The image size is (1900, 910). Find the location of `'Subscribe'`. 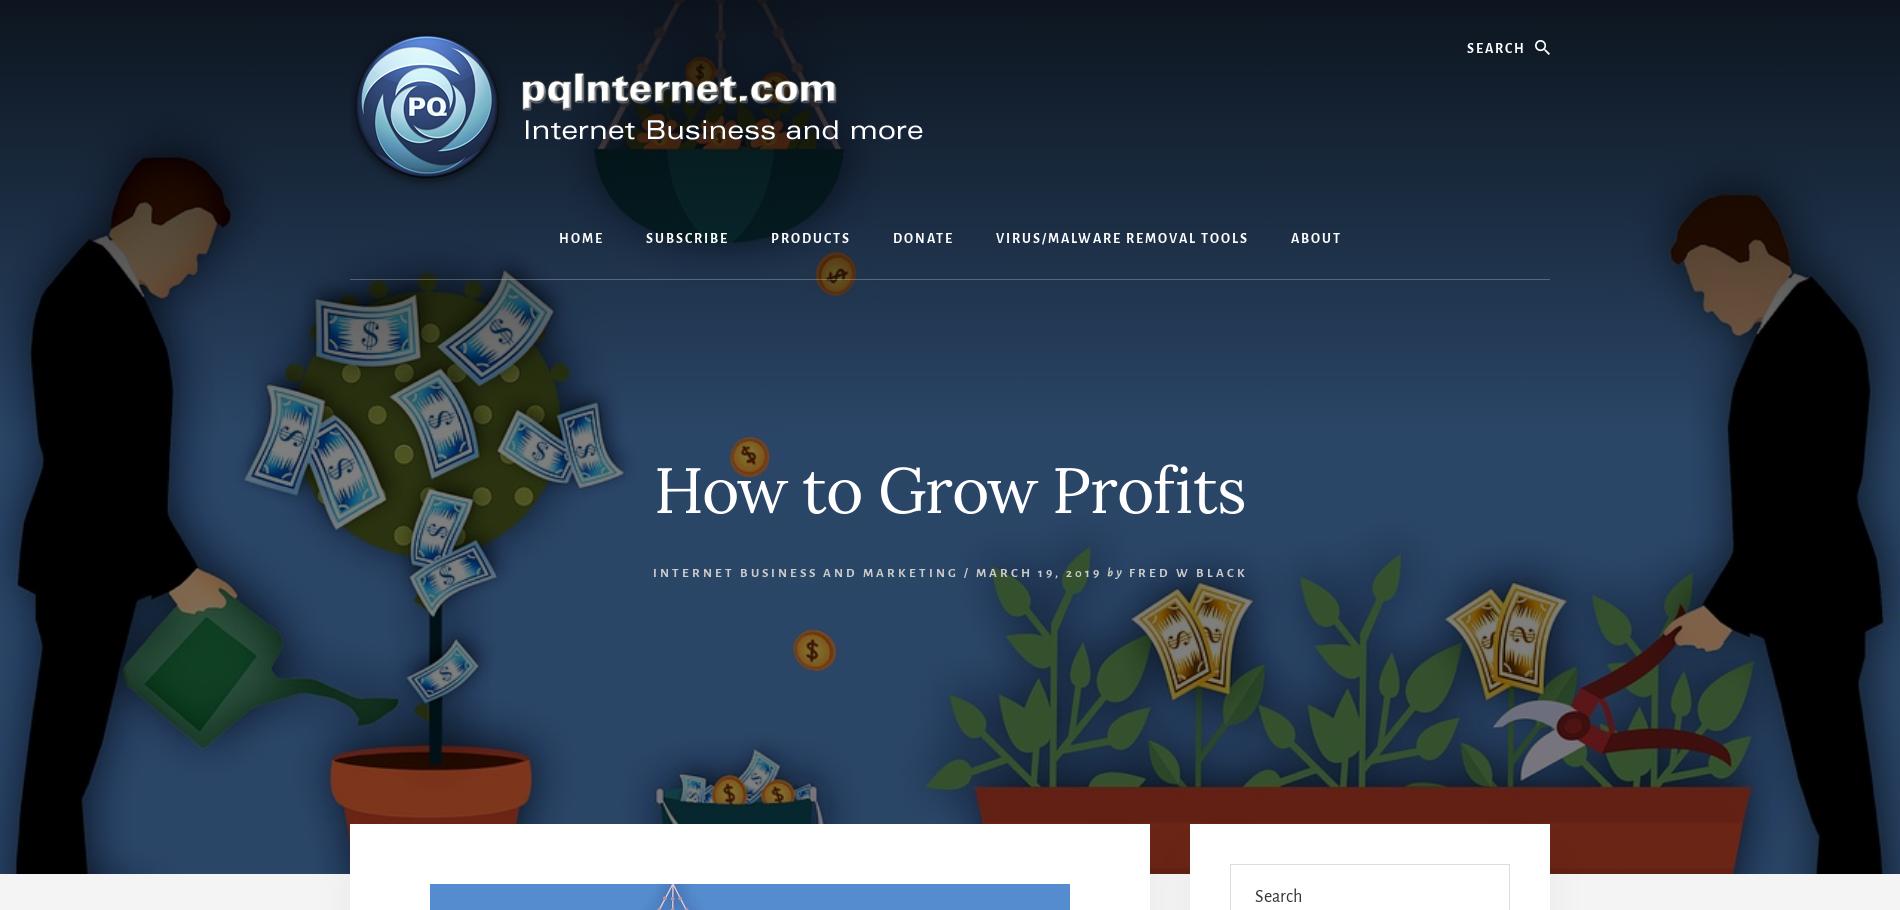

'Subscribe' is located at coordinates (686, 238).